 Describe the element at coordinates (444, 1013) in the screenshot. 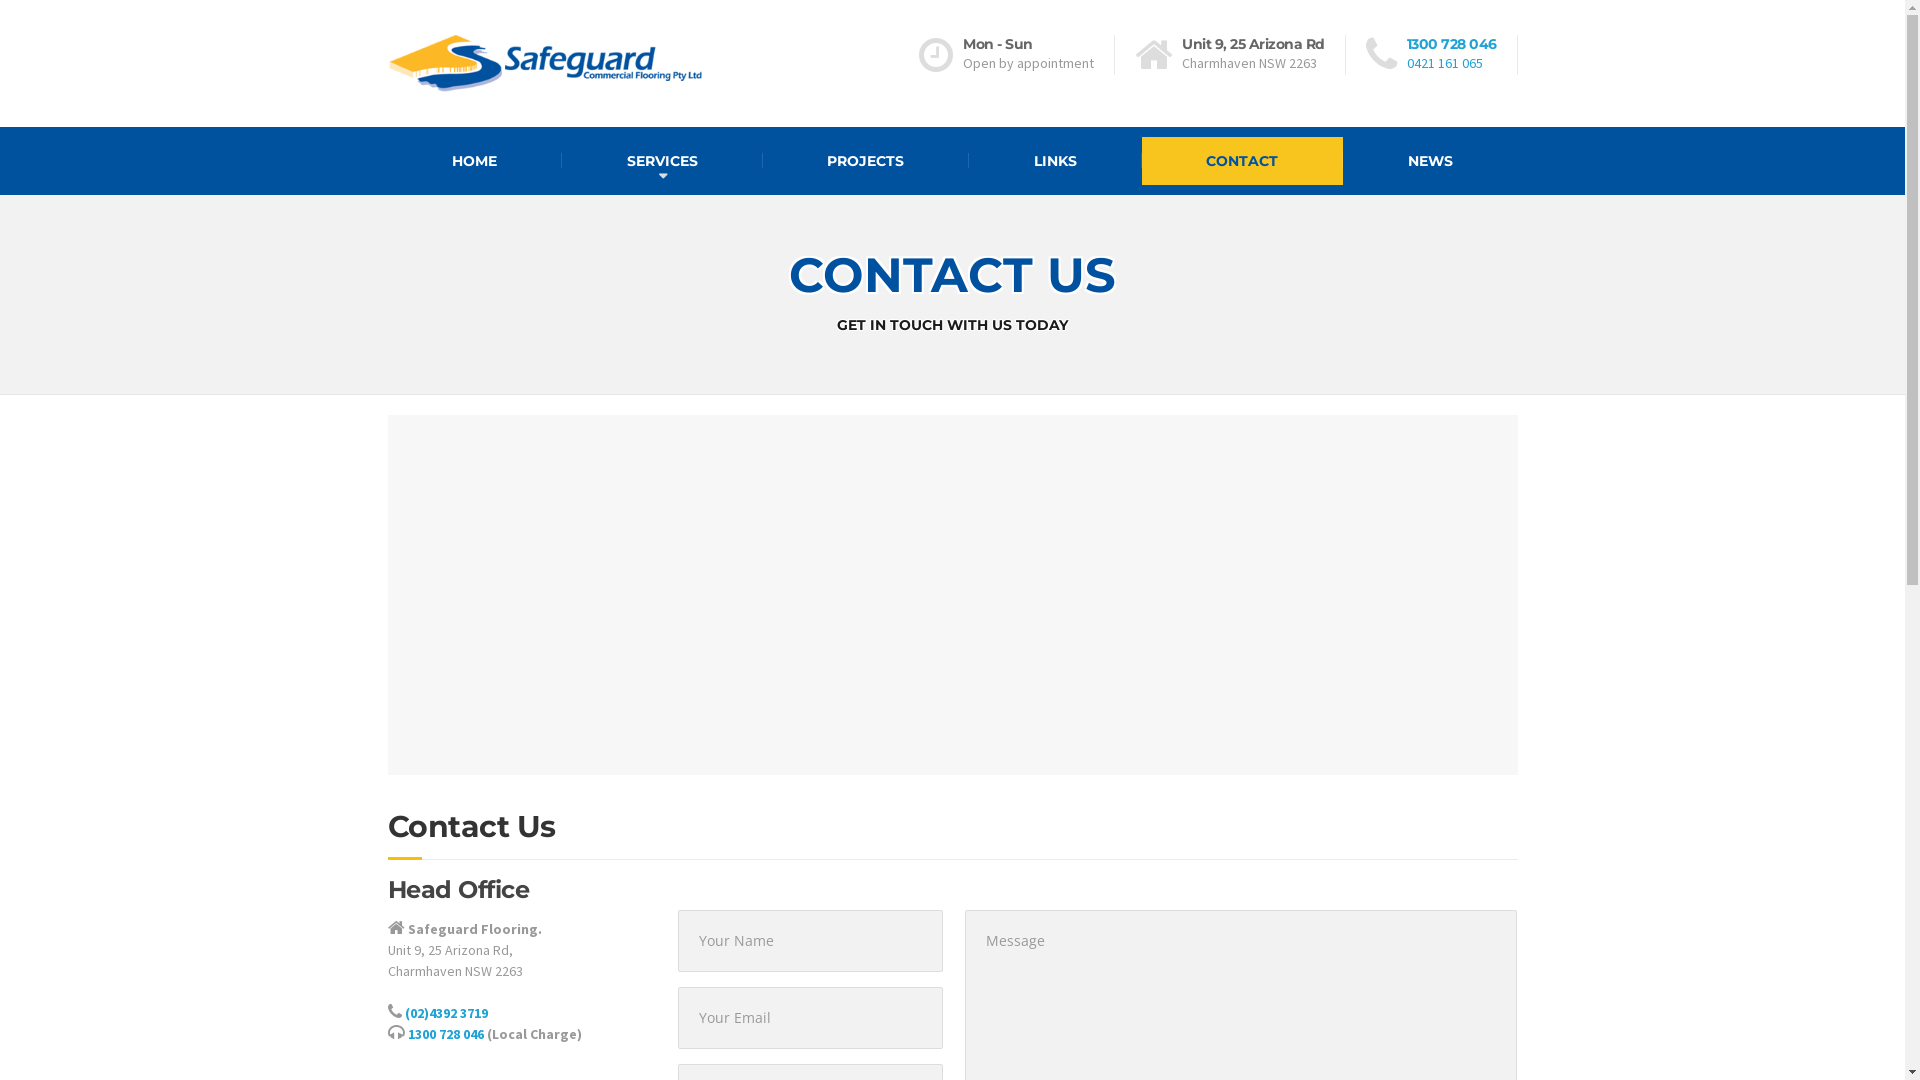

I see `'(02)4392 3719'` at that location.